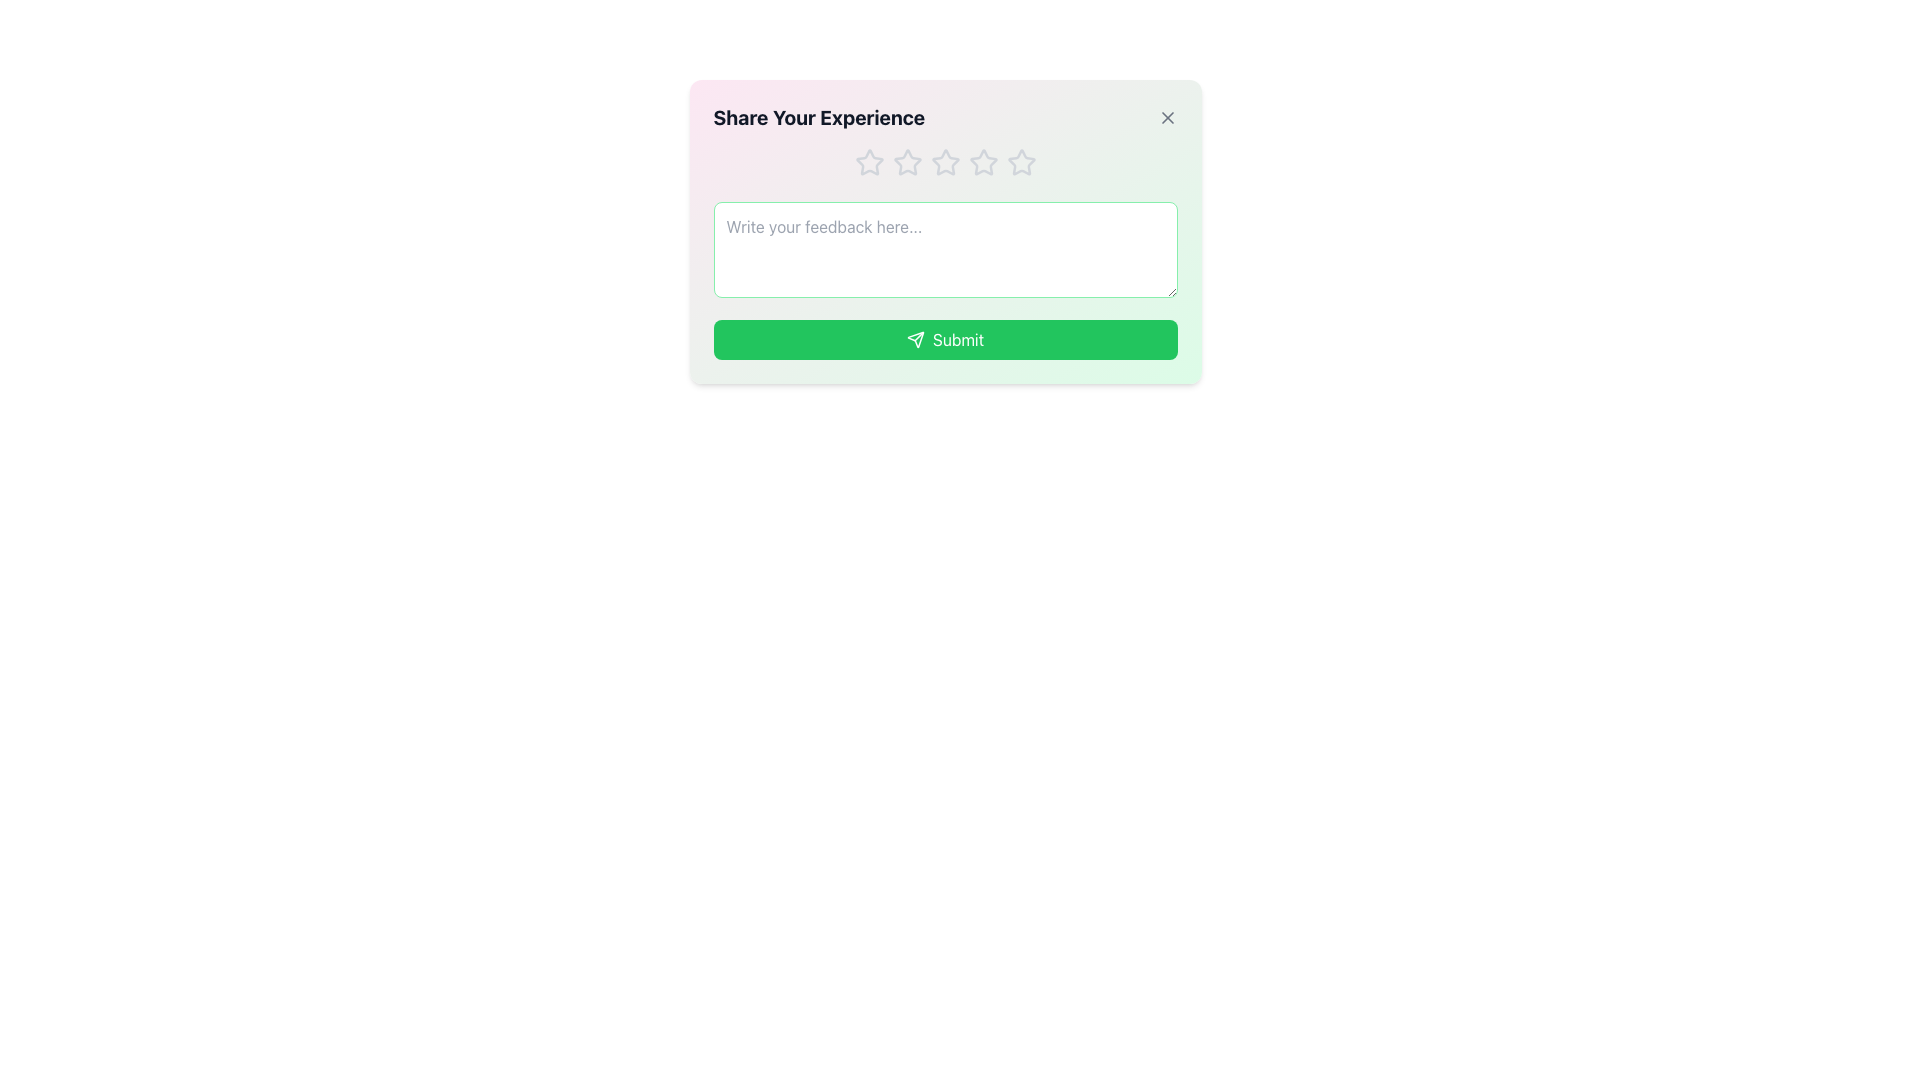 The width and height of the screenshot is (1920, 1080). I want to click on the unselected star-shaped icon in the rating panel at the top of the feedback form, so click(869, 161).